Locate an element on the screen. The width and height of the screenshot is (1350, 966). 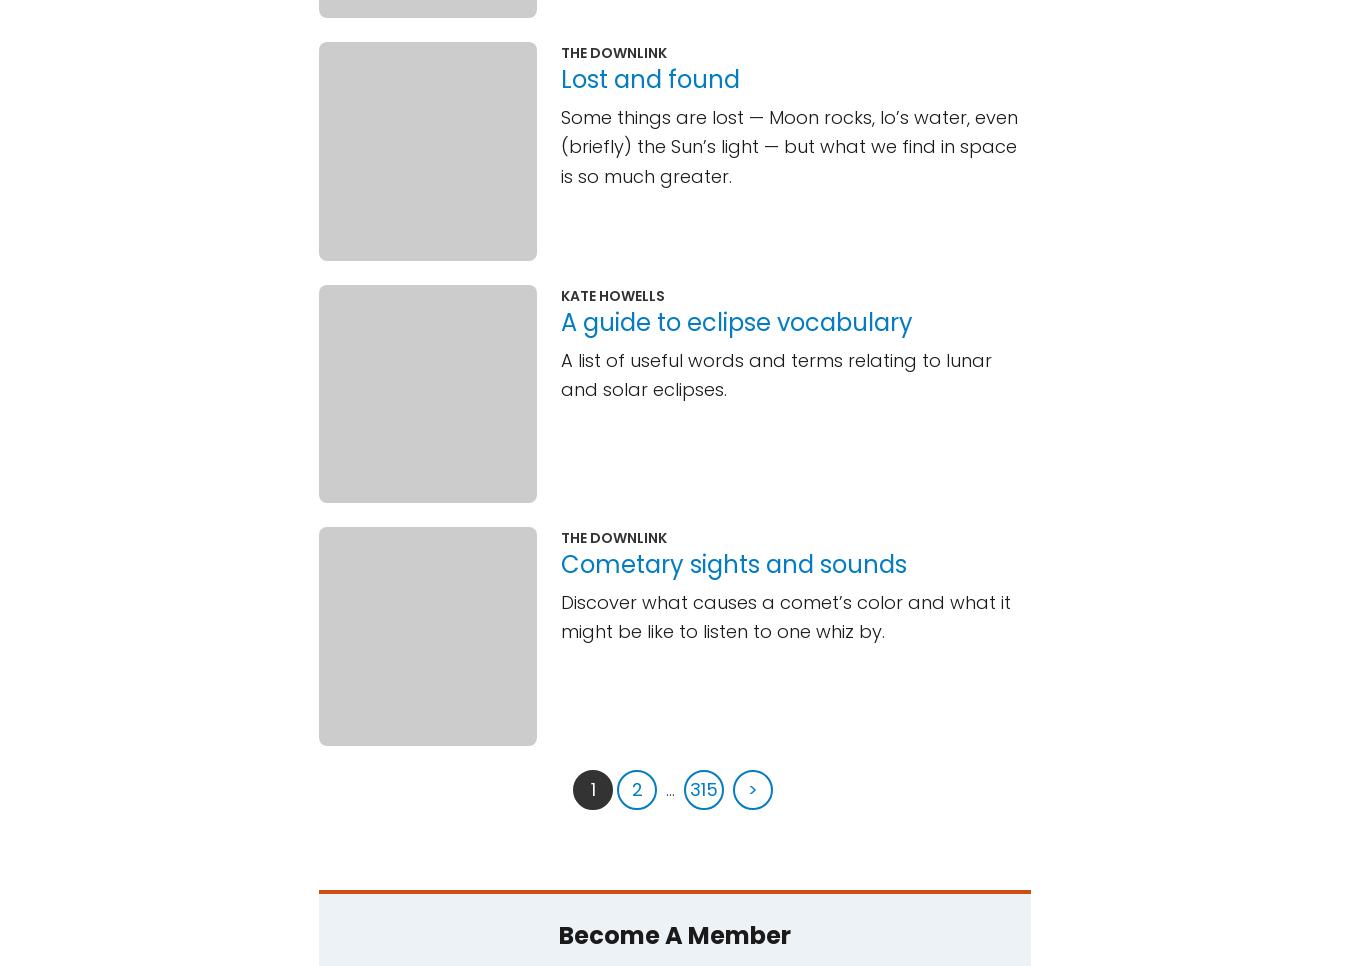
'...' is located at coordinates (670, 787).